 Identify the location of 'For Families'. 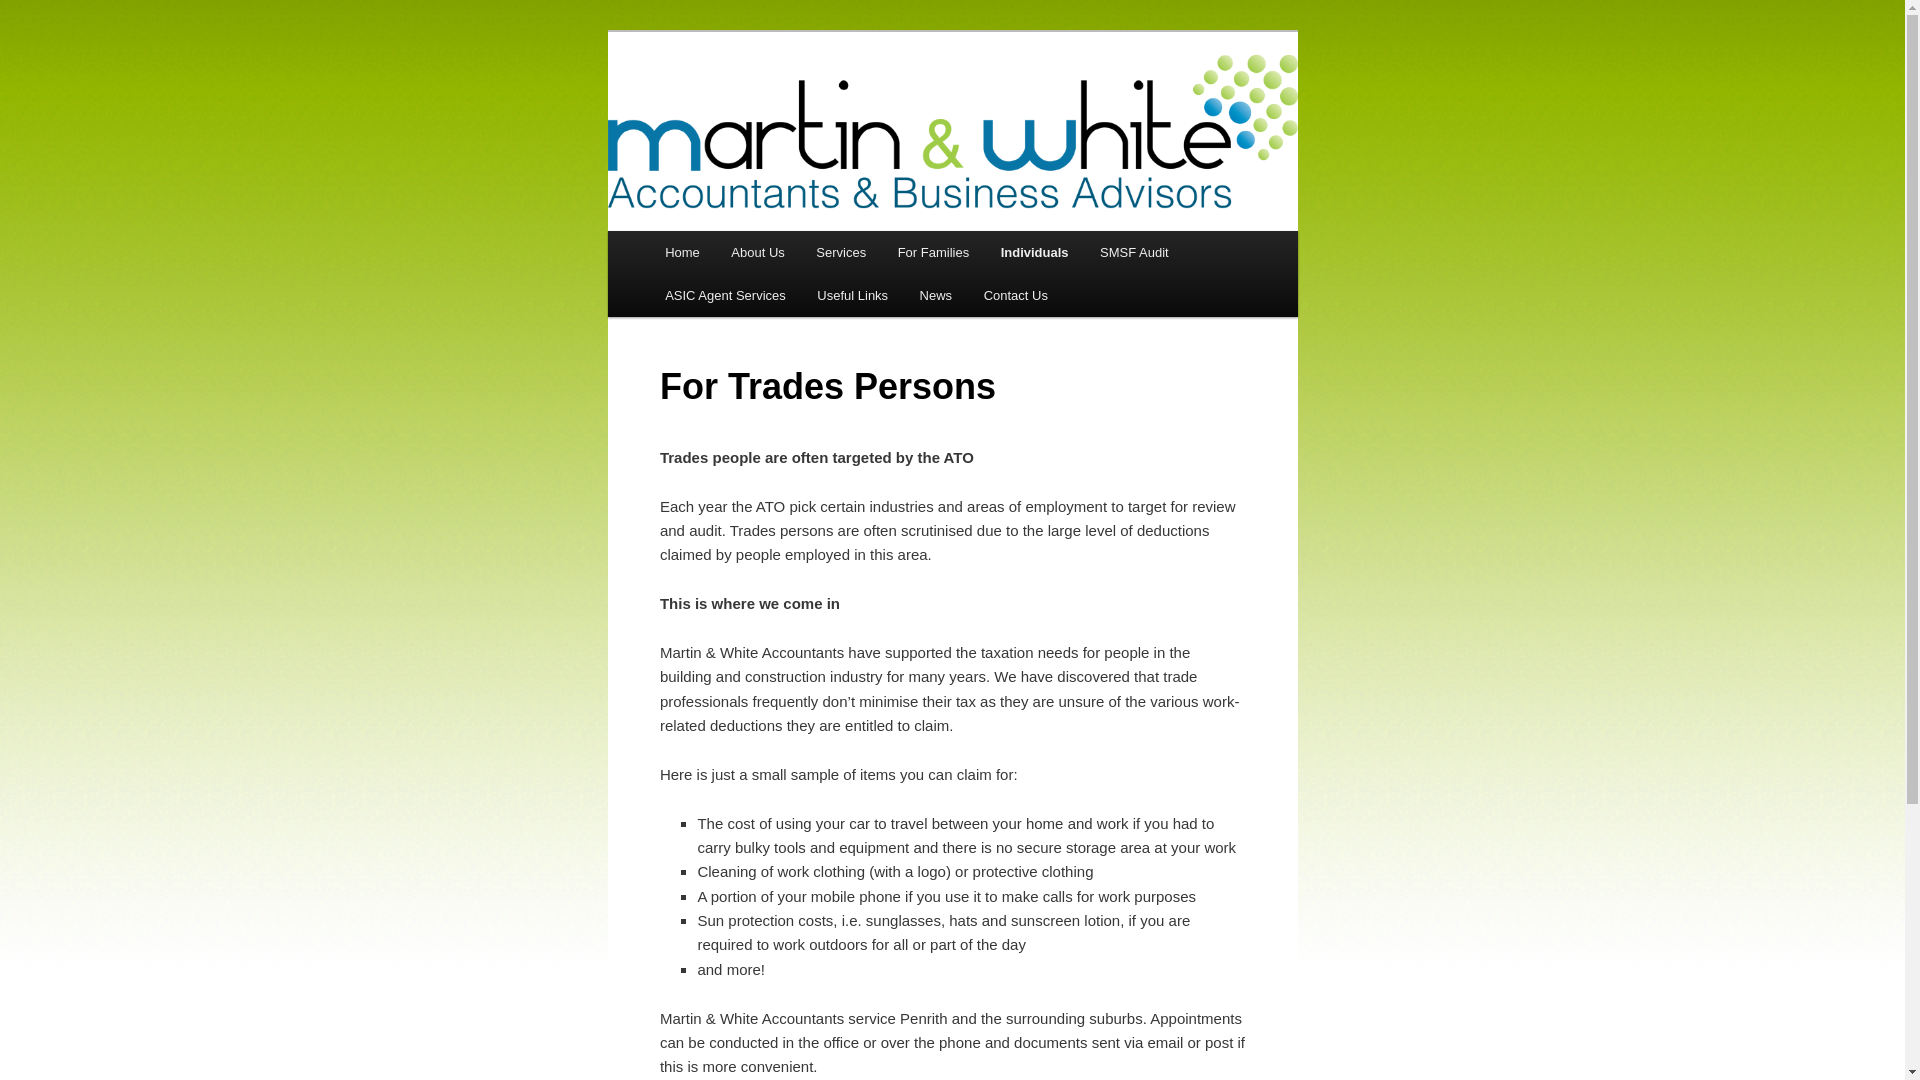
(932, 251).